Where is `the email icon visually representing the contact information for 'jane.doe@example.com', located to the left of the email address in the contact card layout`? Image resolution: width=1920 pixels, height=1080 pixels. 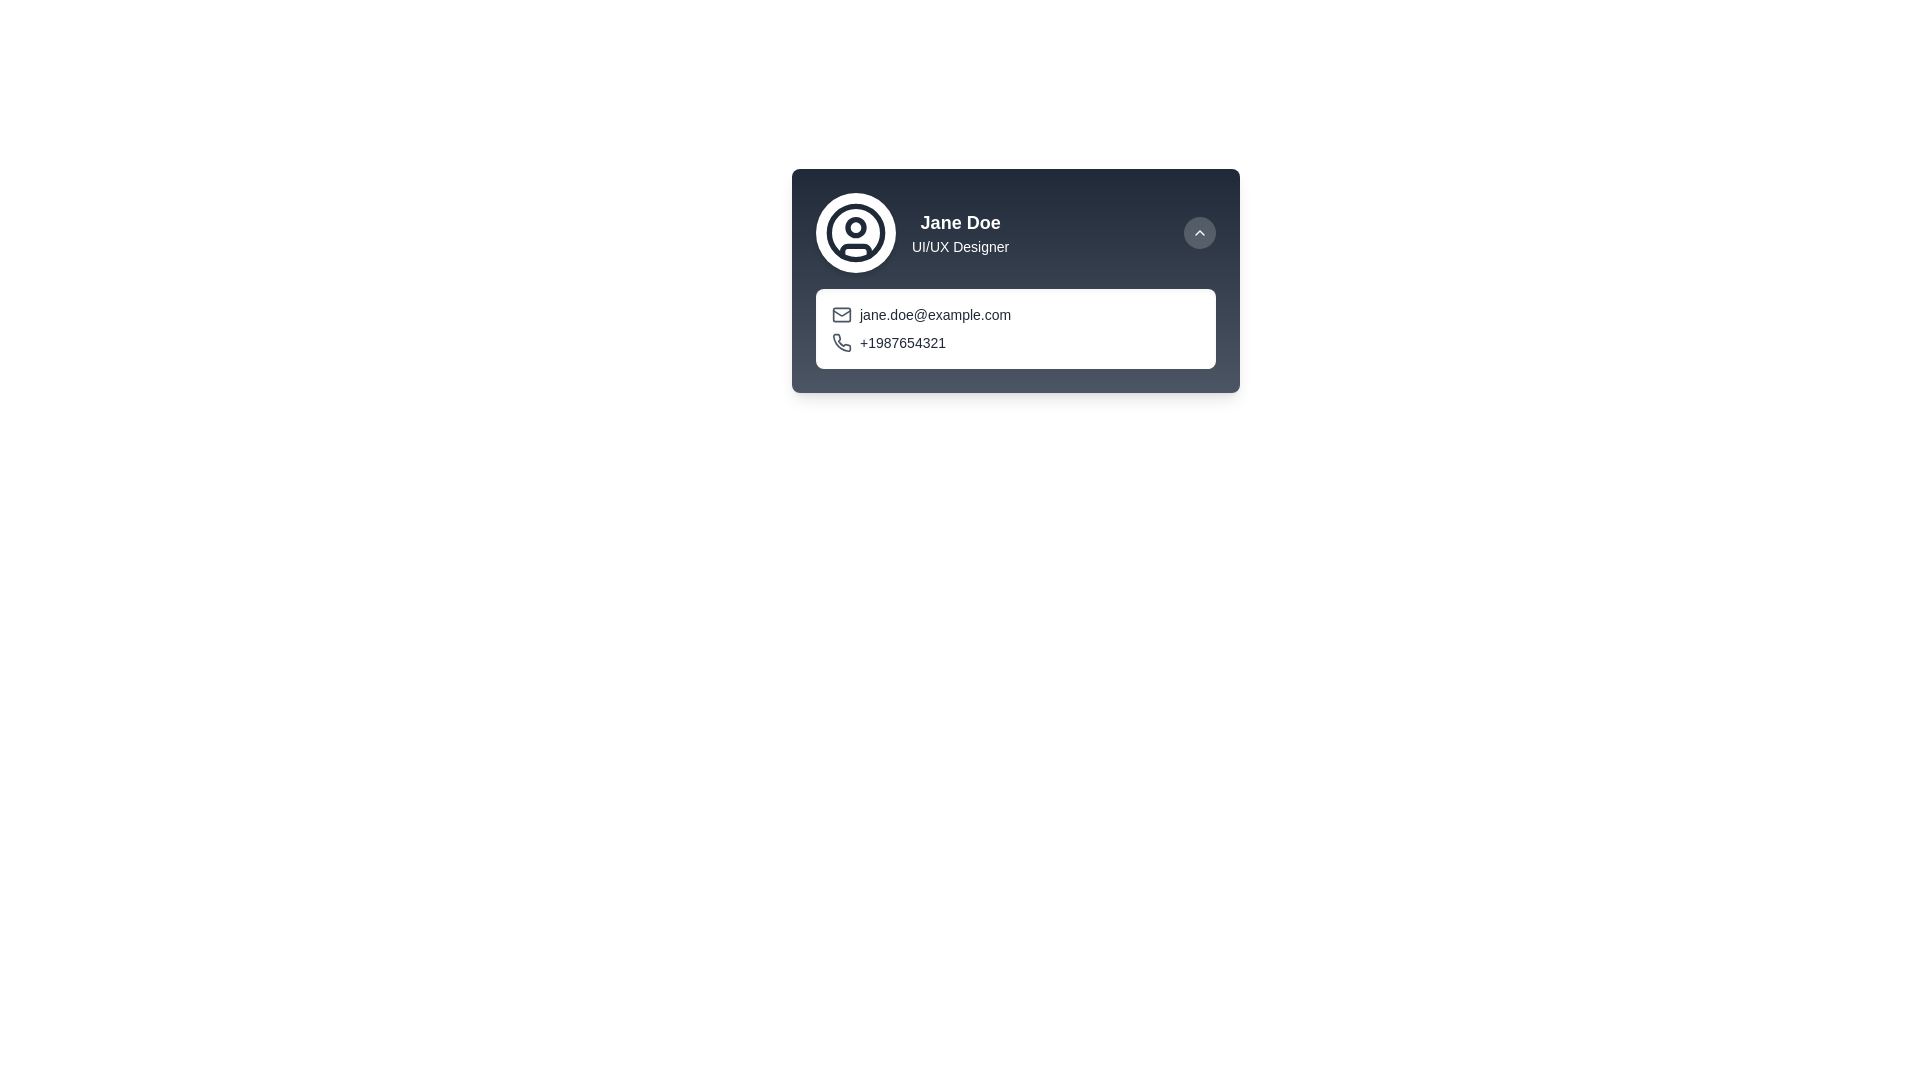
the email icon visually representing the contact information for 'jane.doe@example.com', located to the left of the email address in the contact card layout is located at coordinates (841, 312).